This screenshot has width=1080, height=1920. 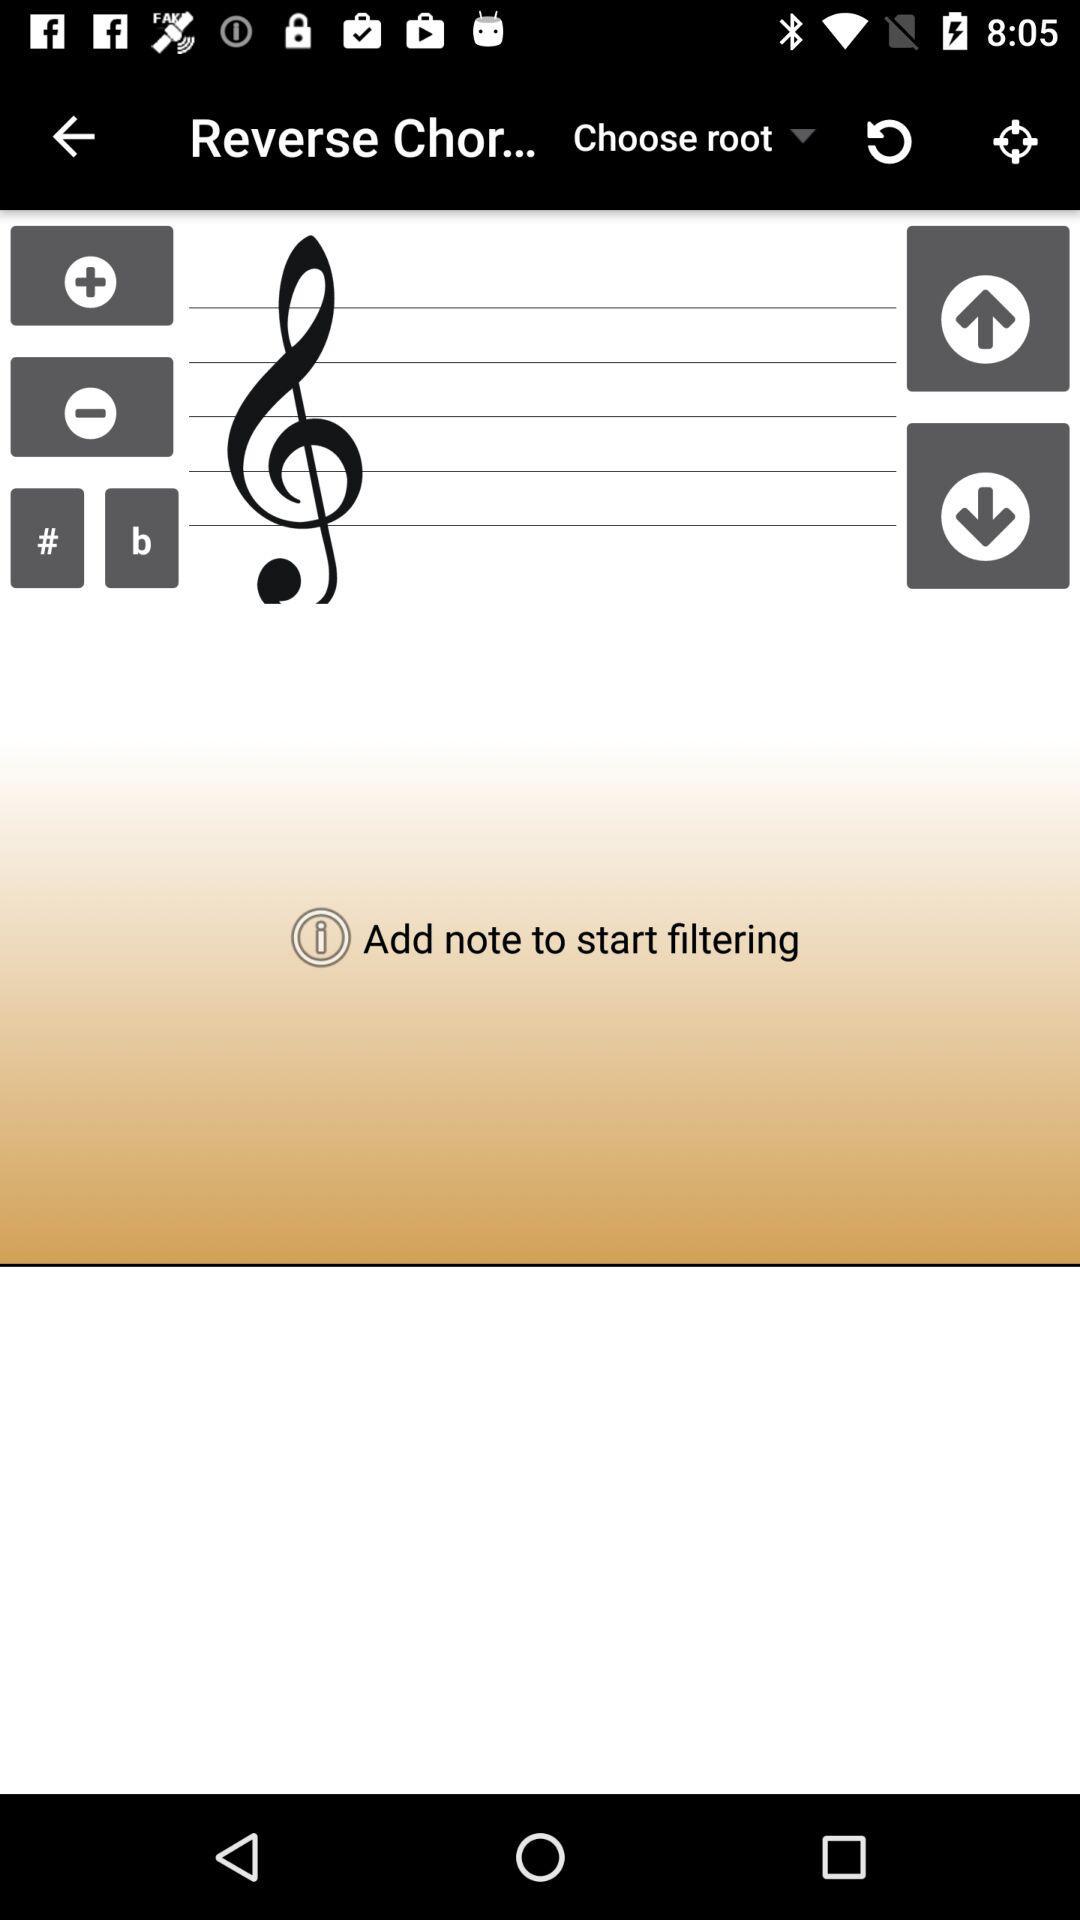 I want to click on b measure to note, so click(x=140, y=538).